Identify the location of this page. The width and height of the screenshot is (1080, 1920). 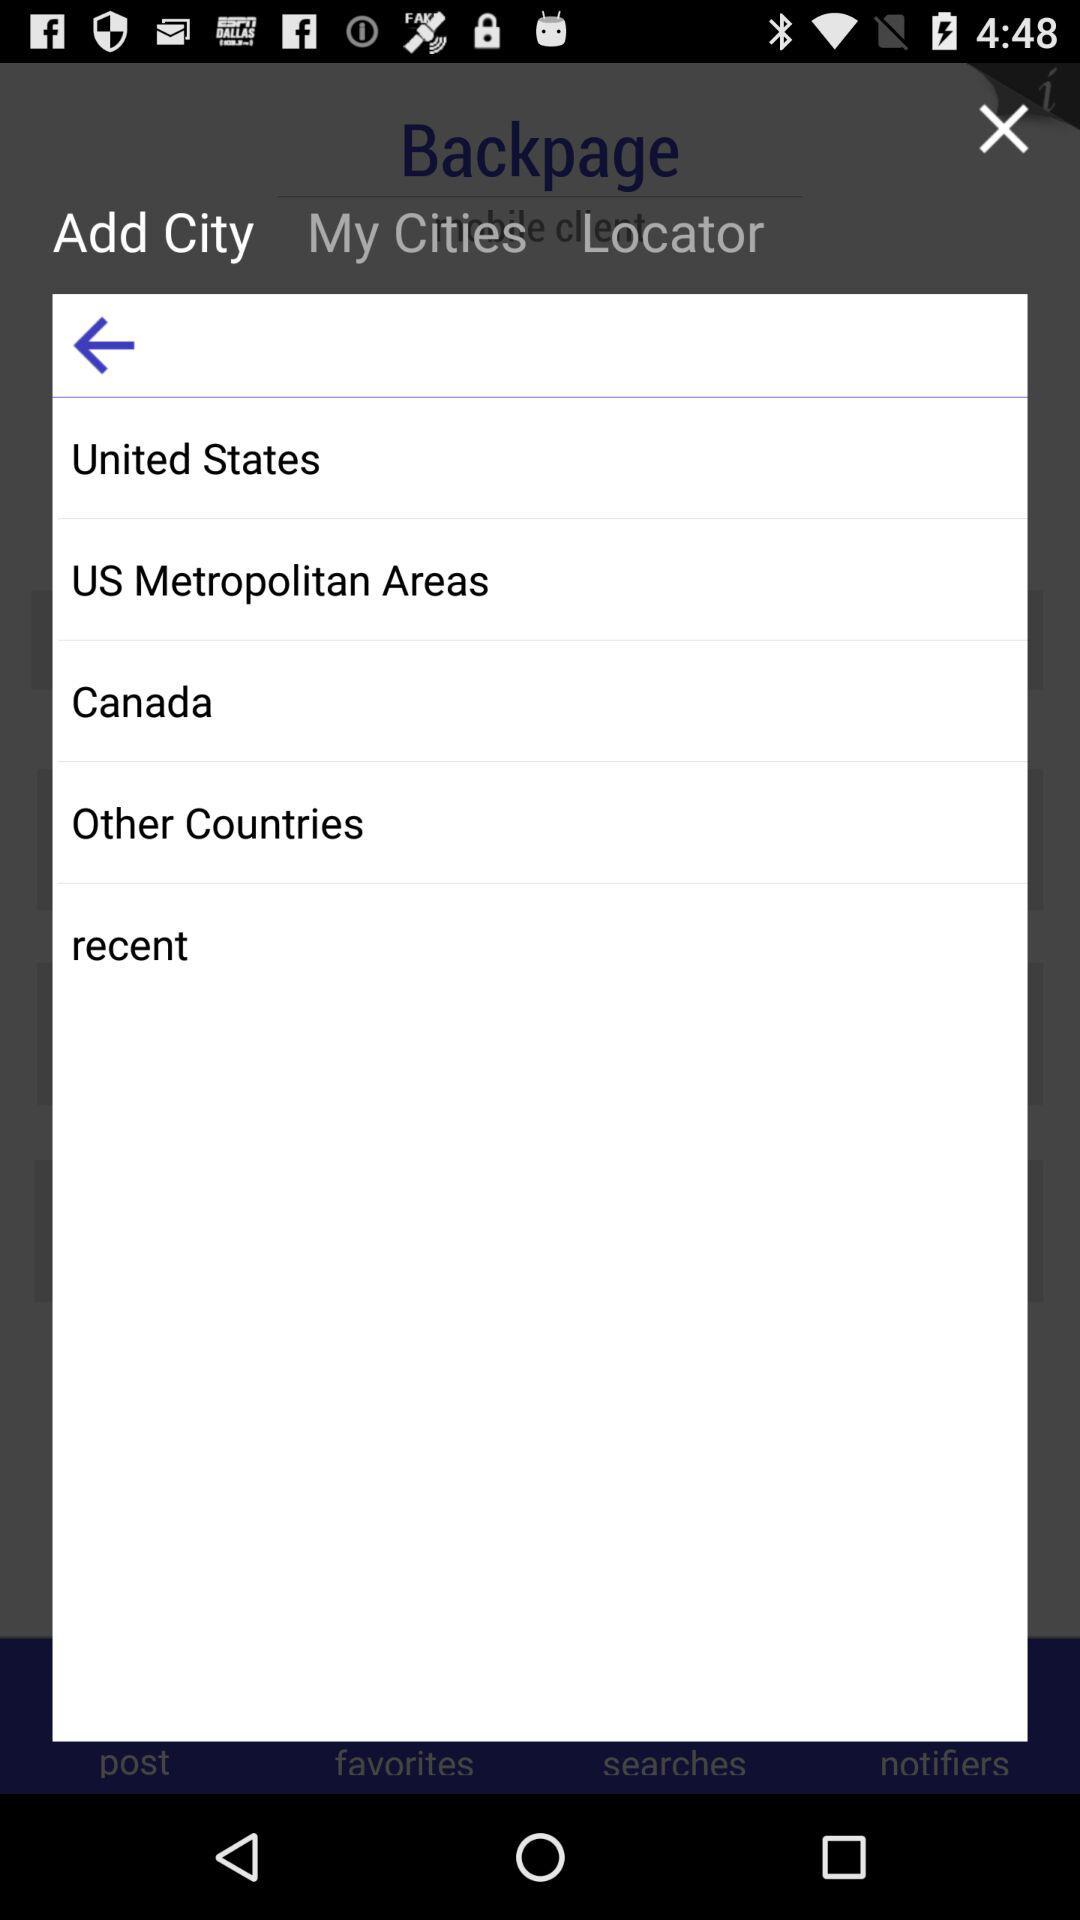
(1003, 127).